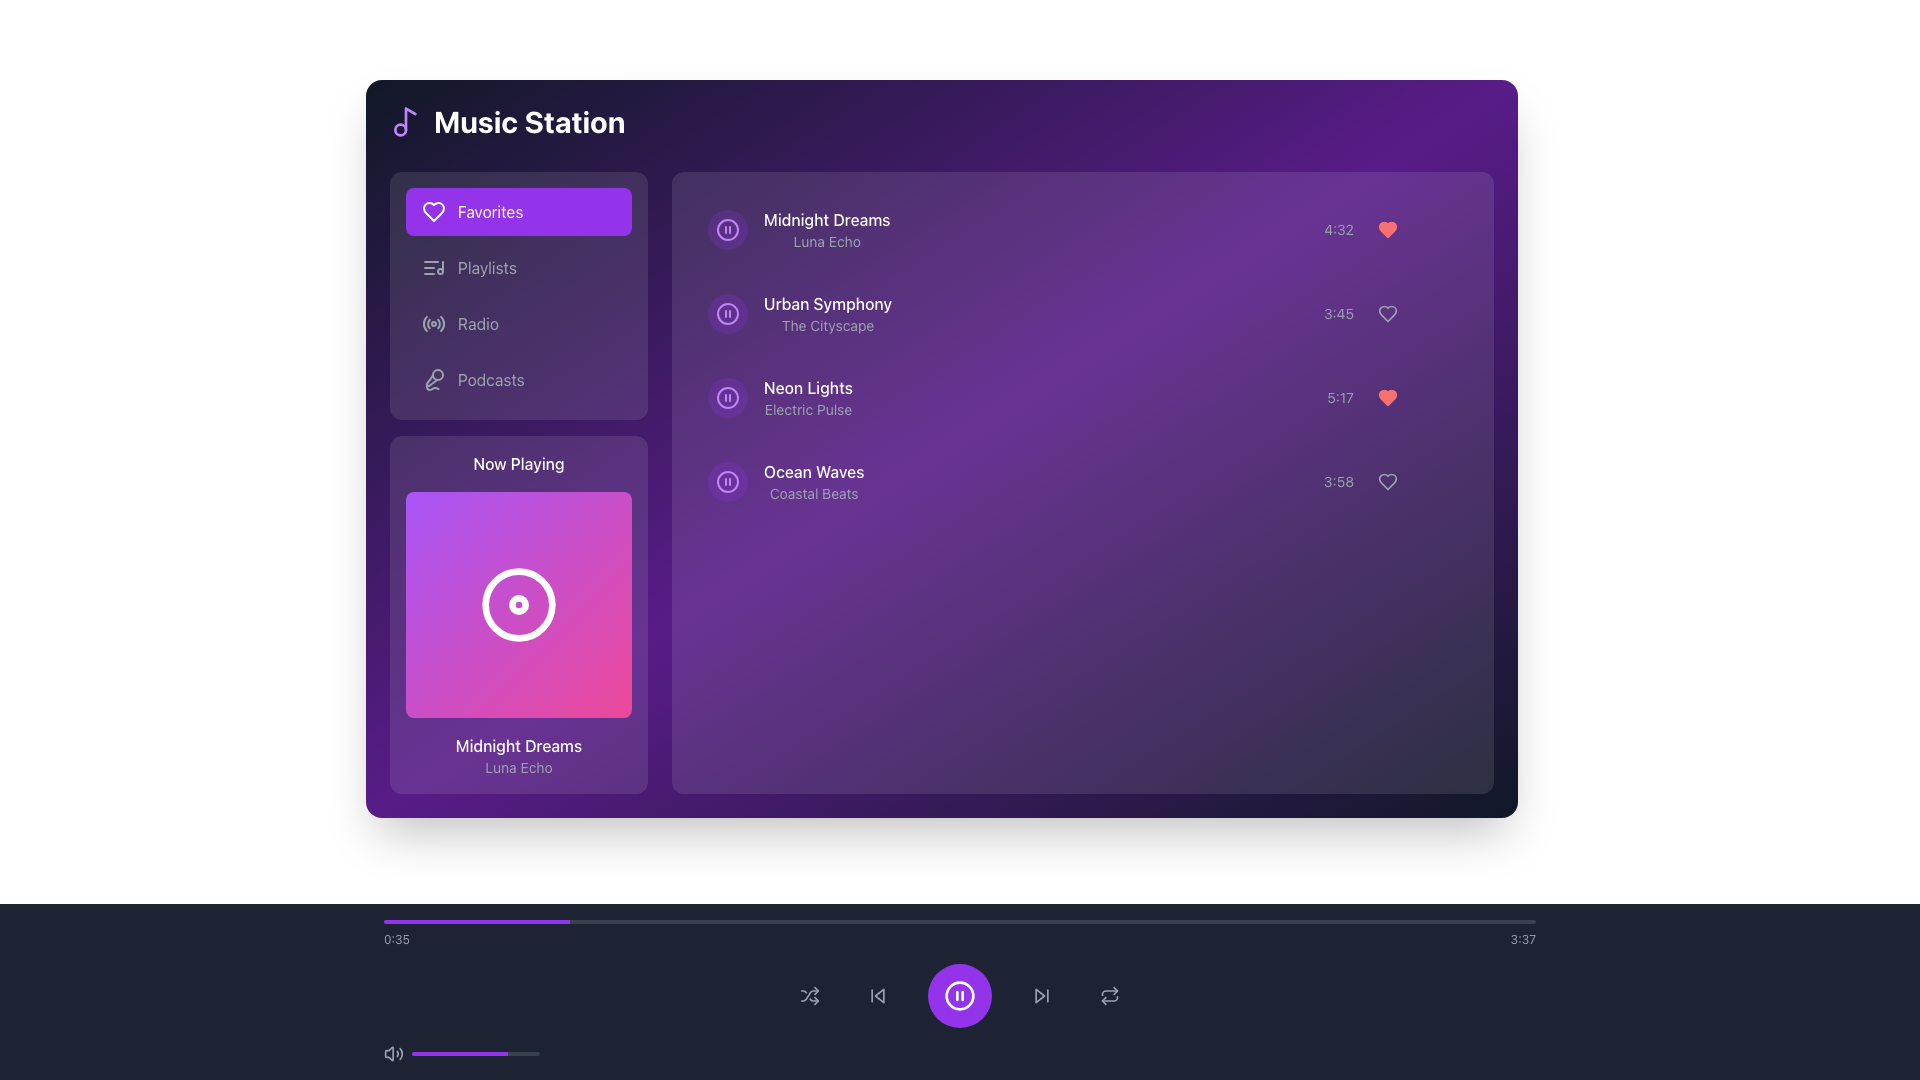  I want to click on the small circular dot located at the center of the spinning disc icon in the 'Now Playing' section of the interface, so click(518, 604).